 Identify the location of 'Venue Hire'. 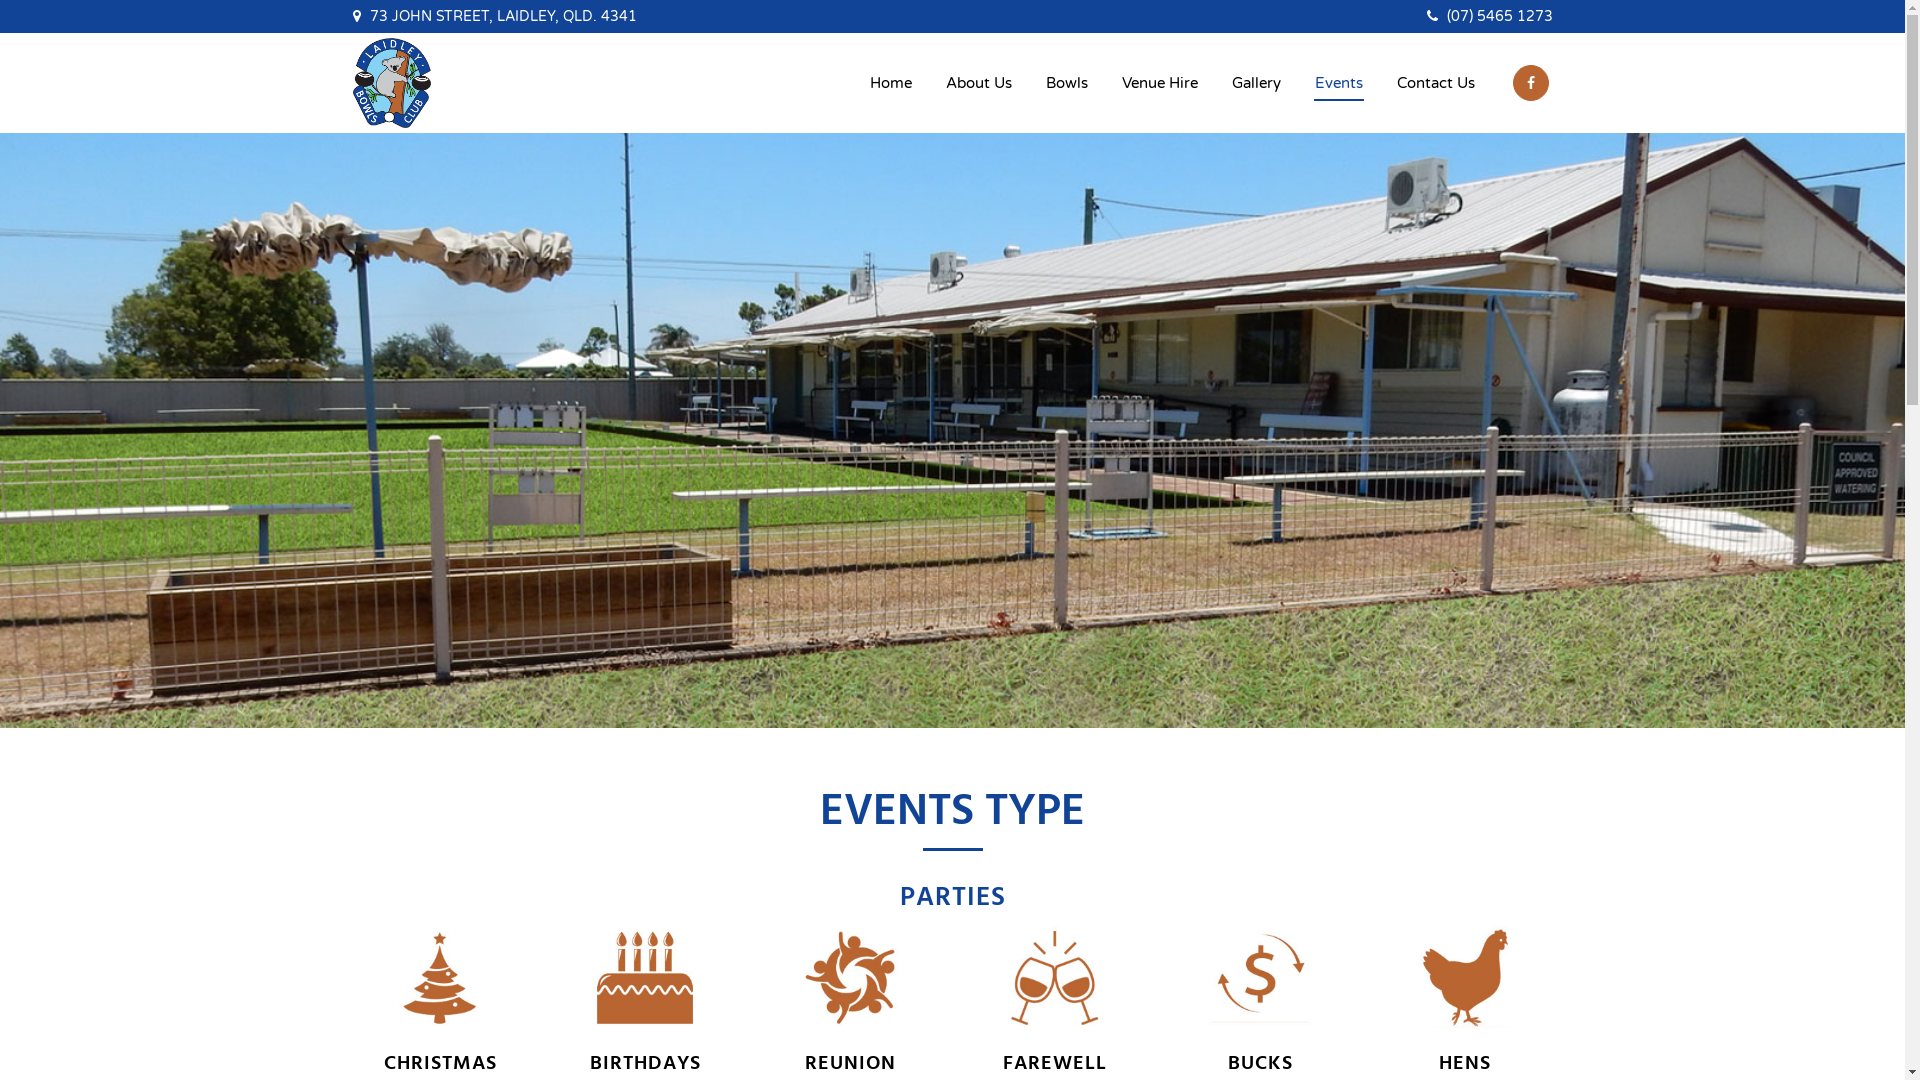
(1103, 82).